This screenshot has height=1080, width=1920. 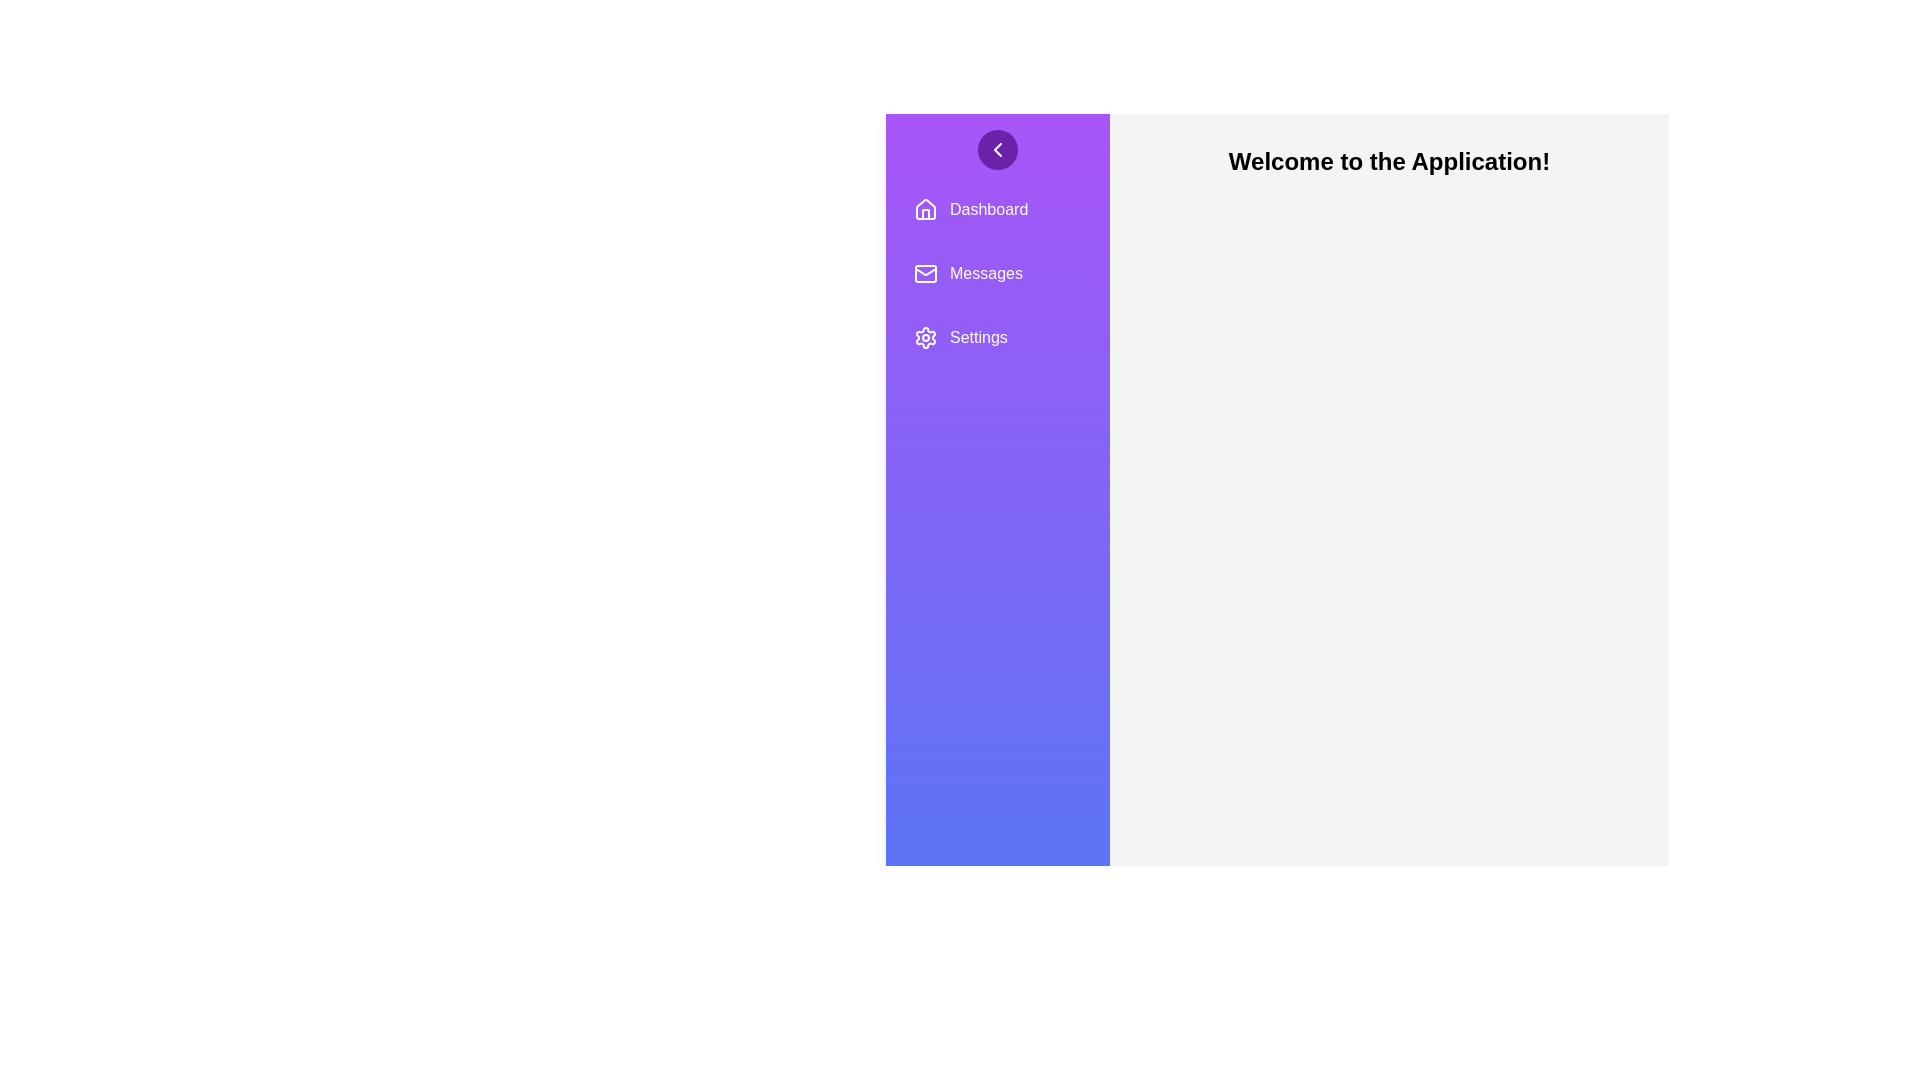 What do you see at coordinates (998, 273) in the screenshot?
I see `the 'Messages' item in the Navigation Menu located in the left-hand sidebar` at bounding box center [998, 273].